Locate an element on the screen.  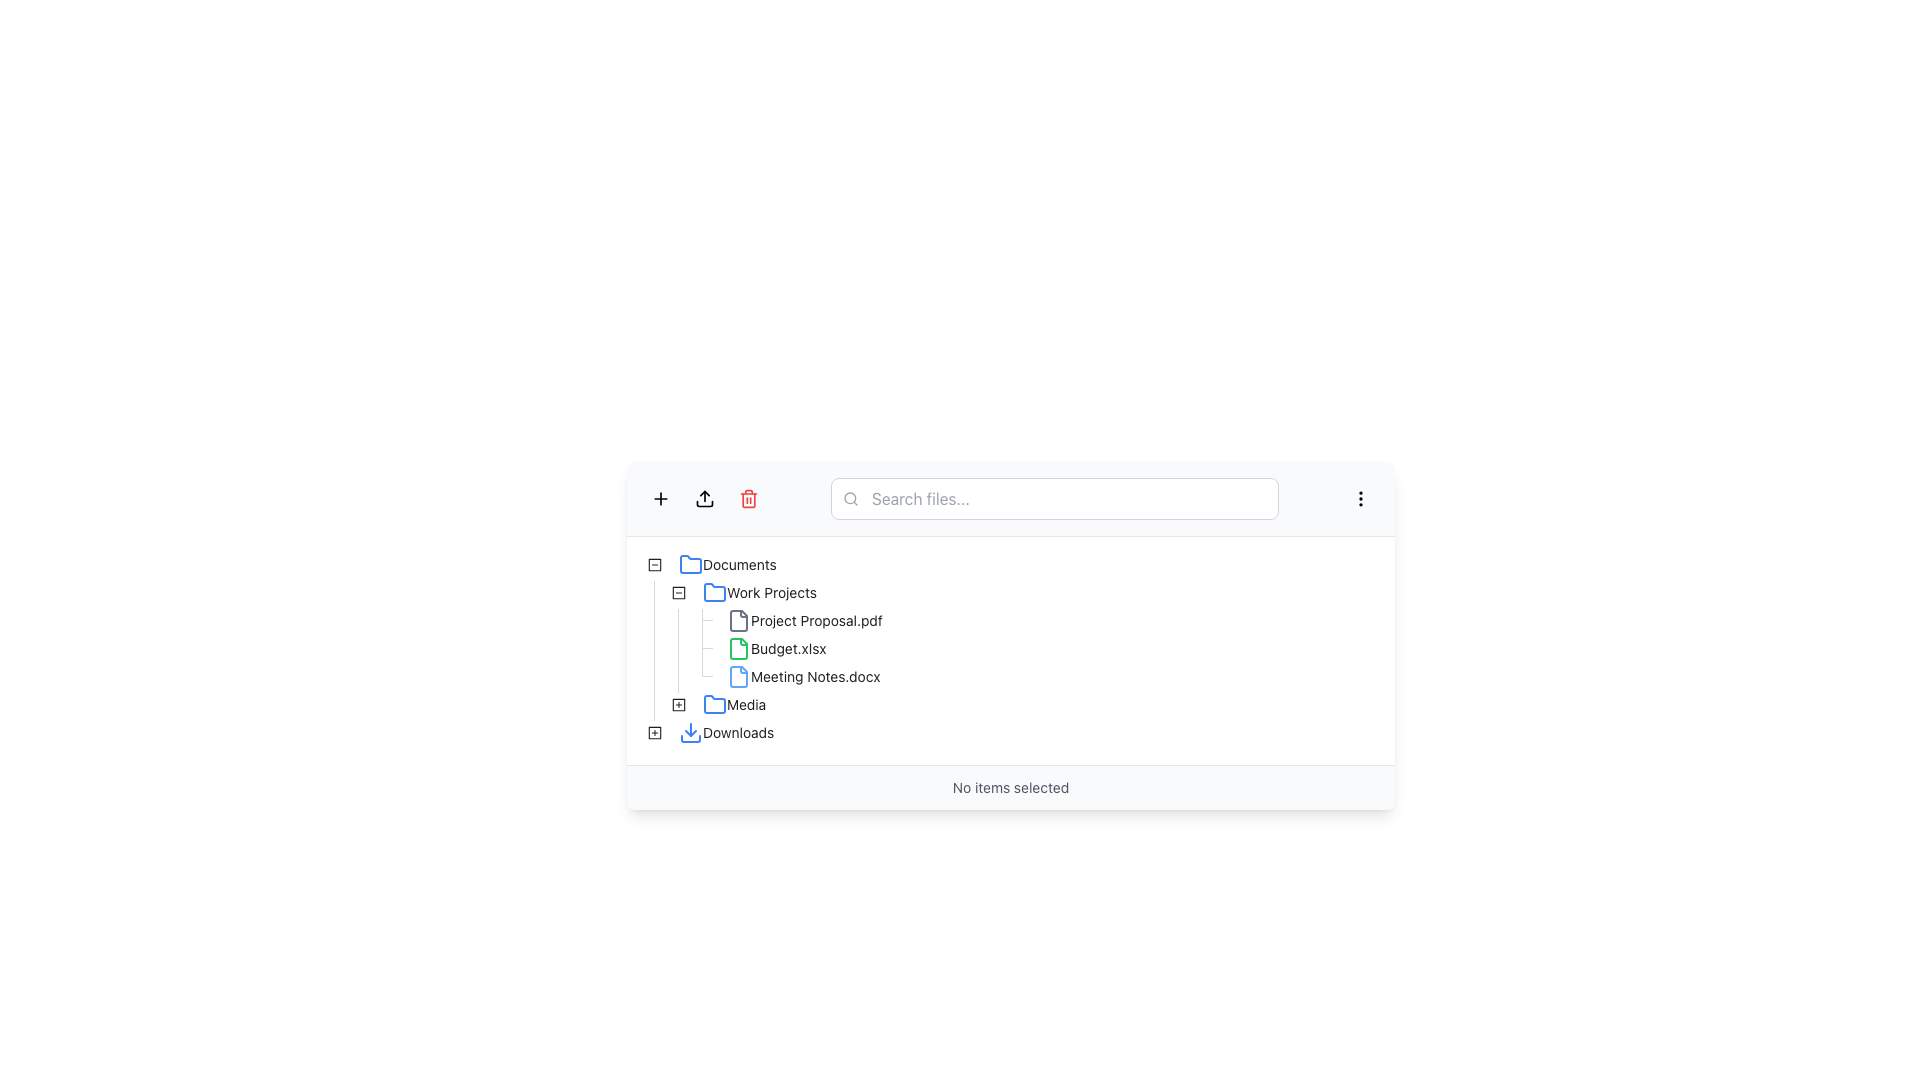
the 'Documents' text label in the tree view is located at coordinates (738, 564).